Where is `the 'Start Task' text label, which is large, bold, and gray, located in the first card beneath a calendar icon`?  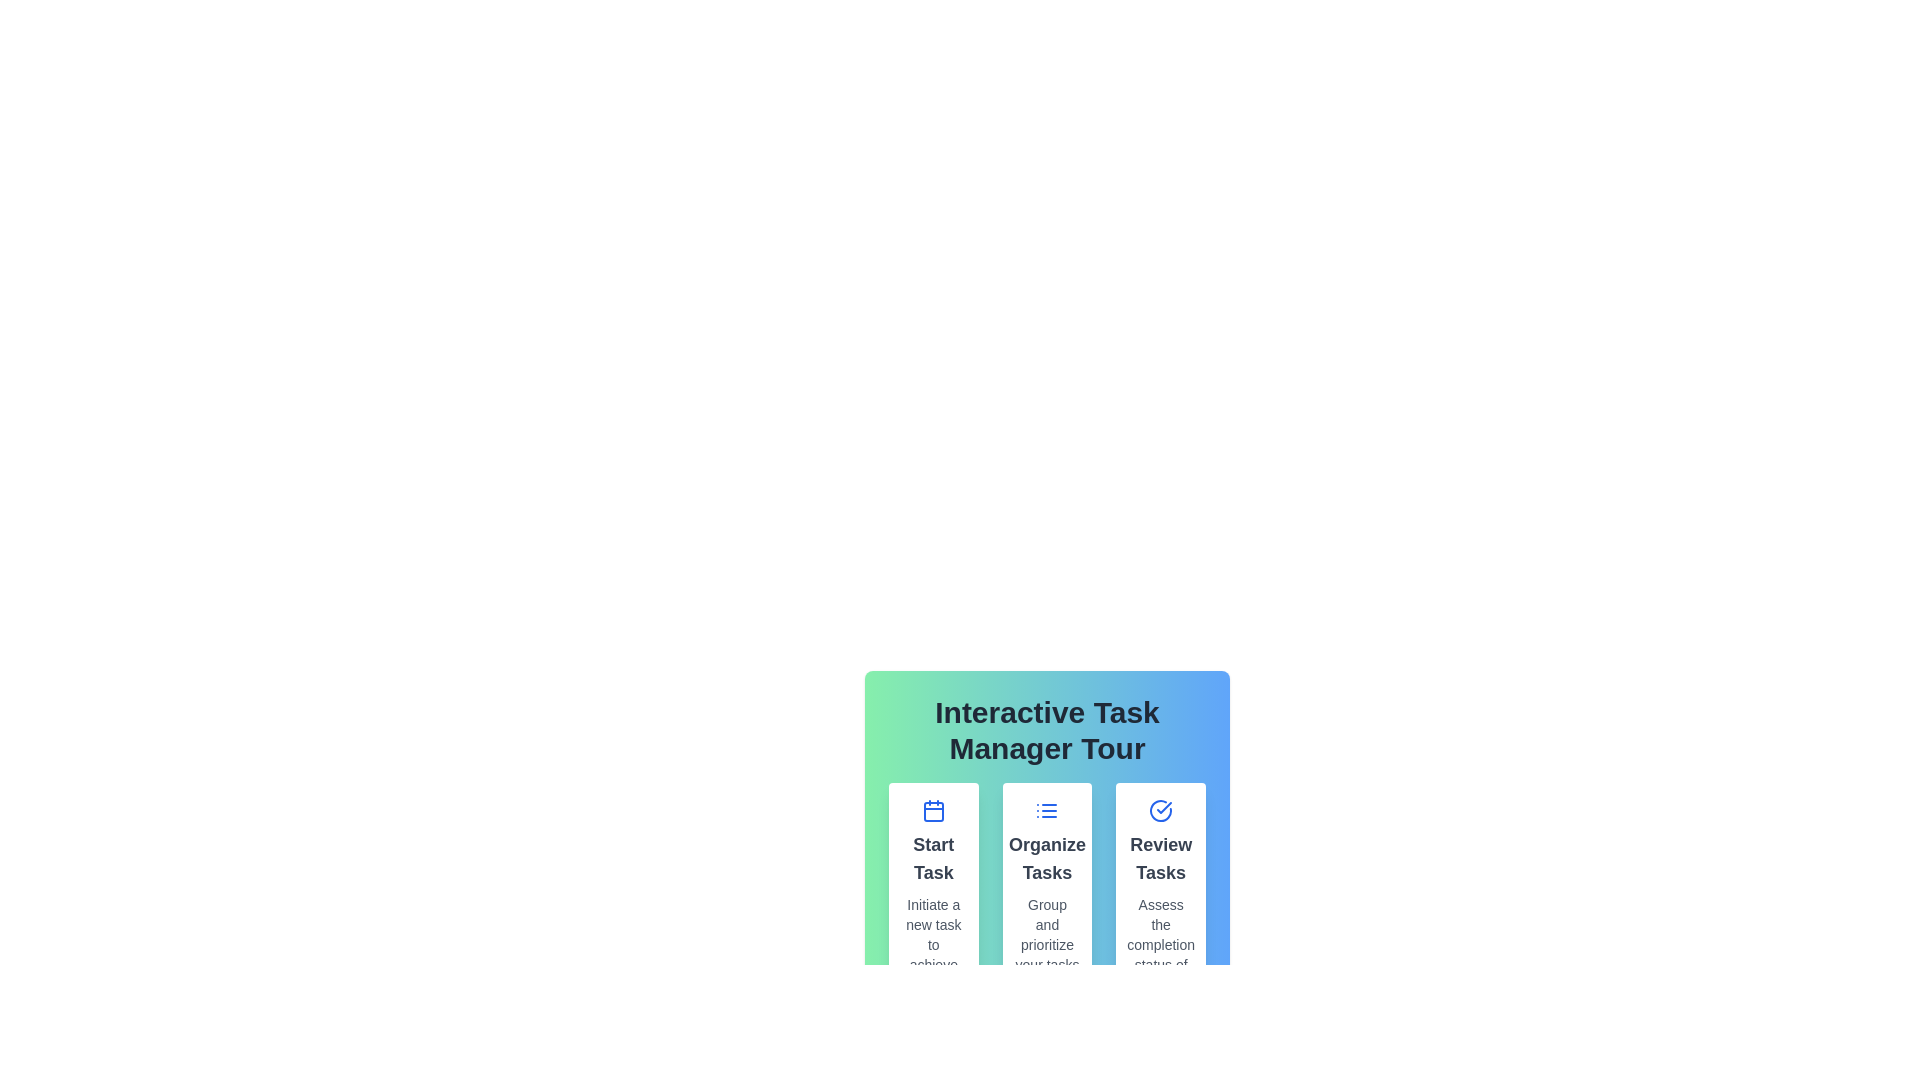
the 'Start Task' text label, which is large, bold, and gray, located in the first card beneath a calendar icon is located at coordinates (932, 858).